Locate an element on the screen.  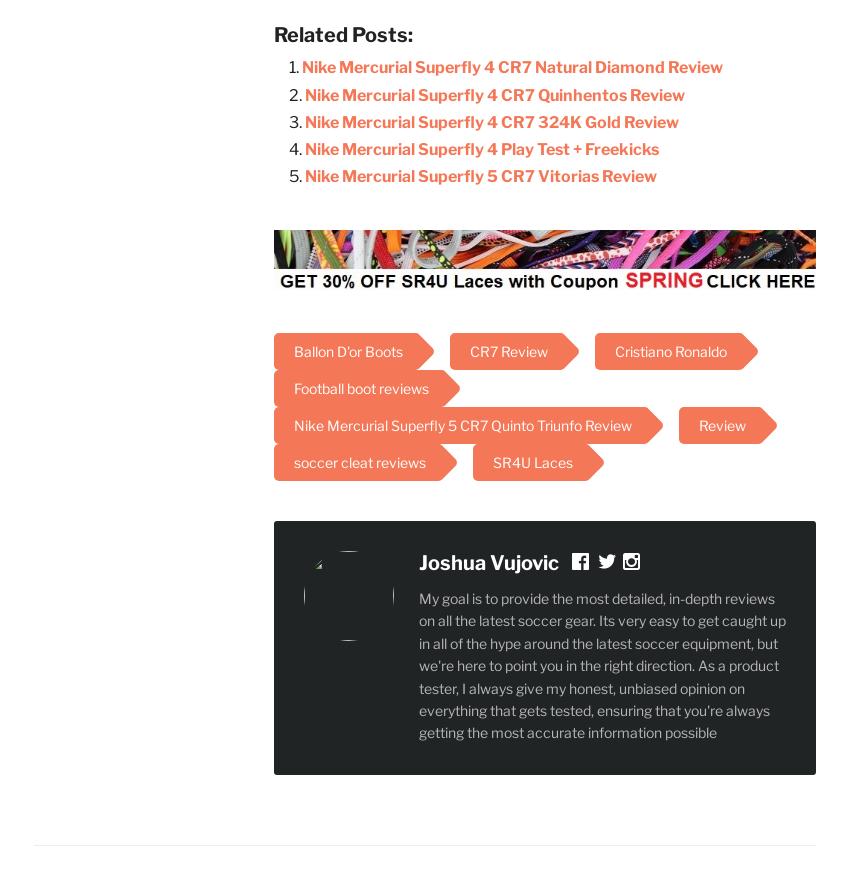
'Review' is located at coordinates (721, 425).